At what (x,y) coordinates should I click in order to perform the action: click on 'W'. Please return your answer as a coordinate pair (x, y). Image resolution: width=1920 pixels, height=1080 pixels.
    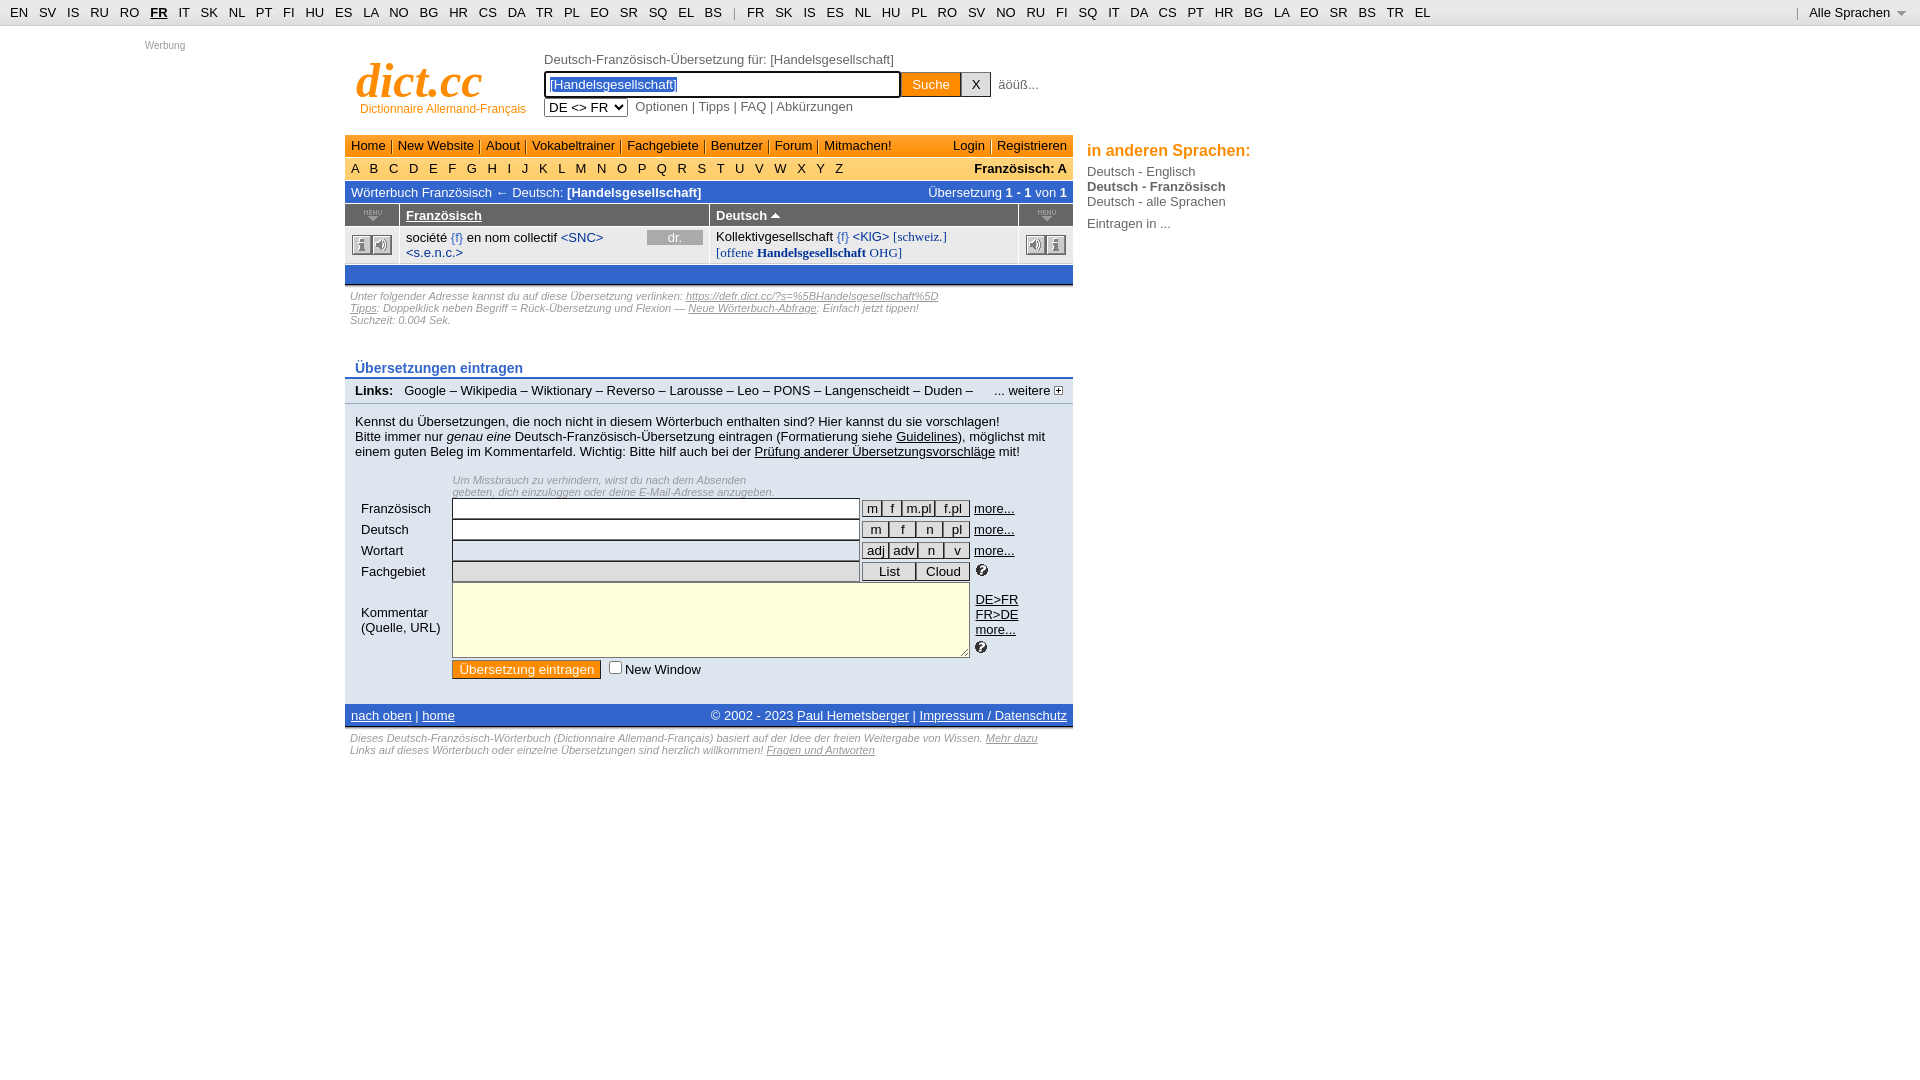
    Looking at the image, I should click on (770, 167).